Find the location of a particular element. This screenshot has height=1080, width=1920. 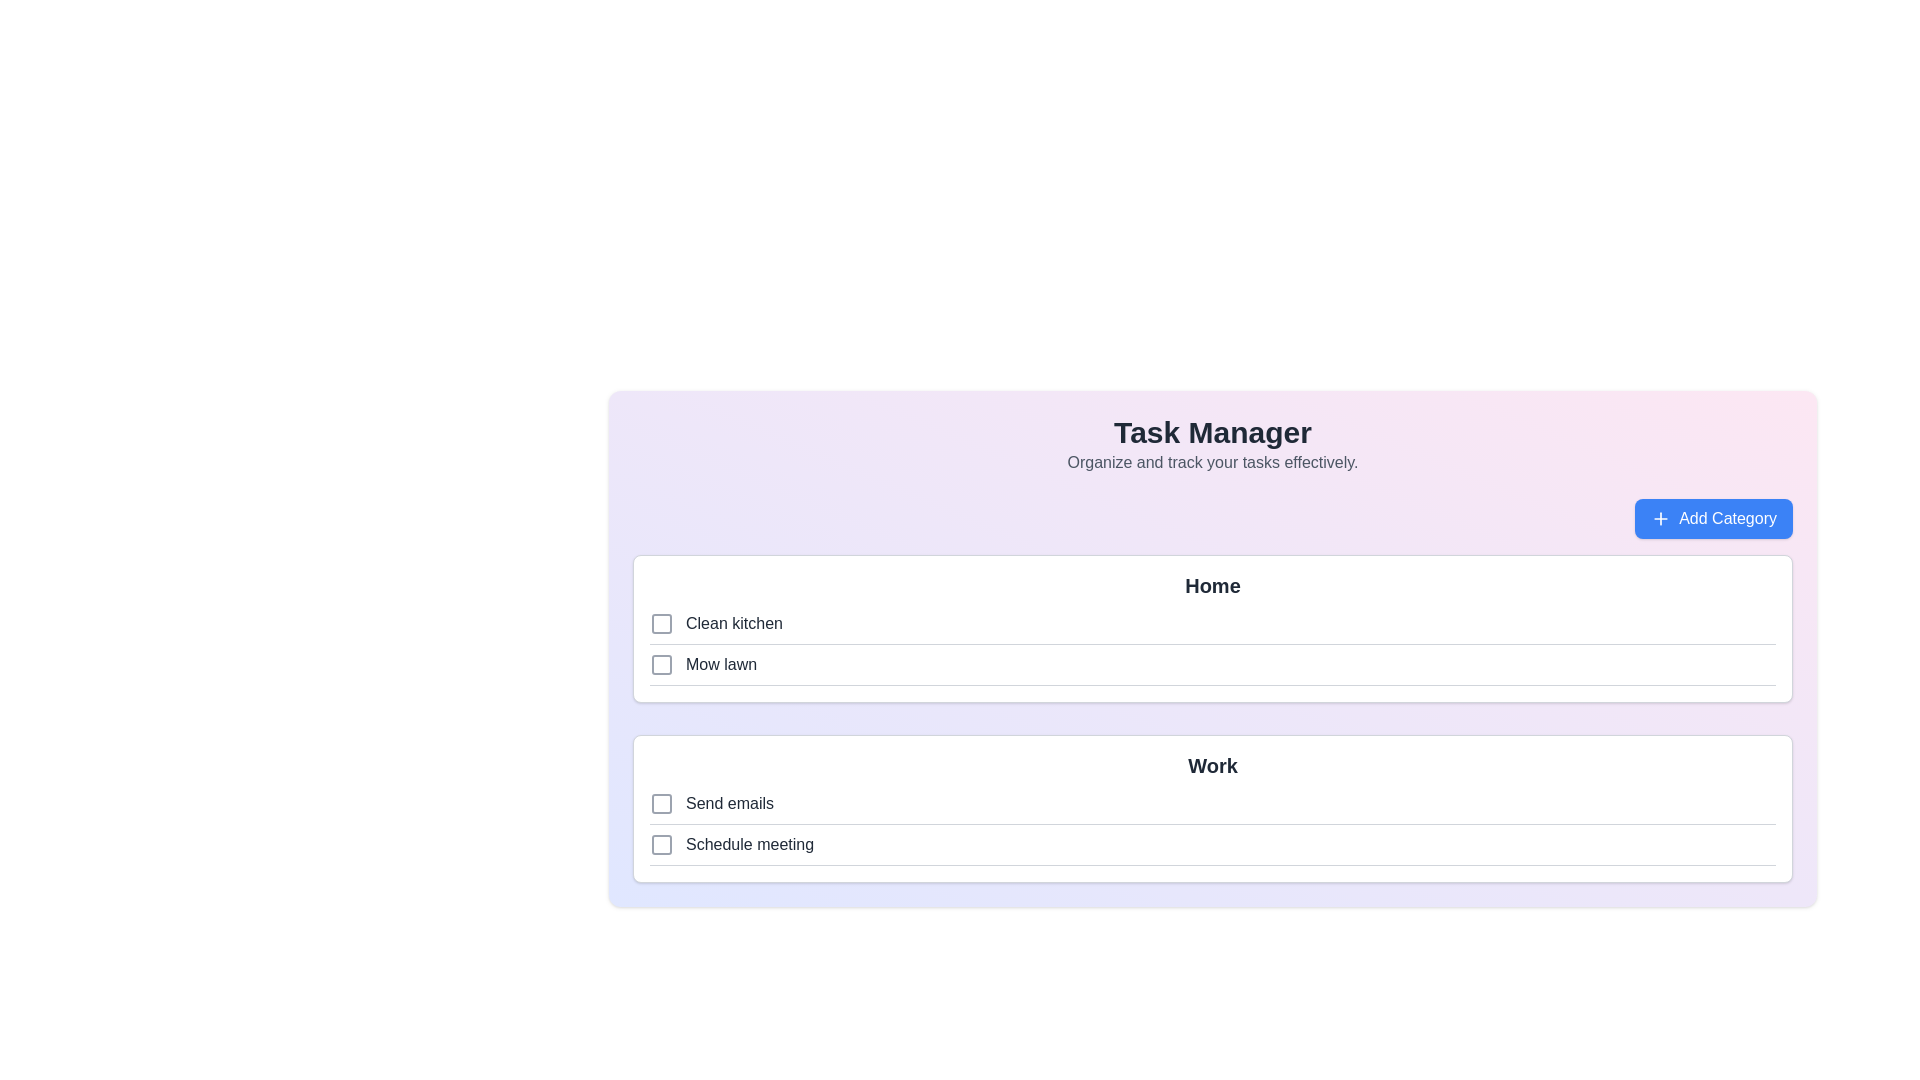

the text label displaying the task 'Mow lawn', which is the second item in the vertical list of the 'Home' task category, positioned below 'Clean kitchen' and adjacent to its corresponding checkbox is located at coordinates (720, 664).